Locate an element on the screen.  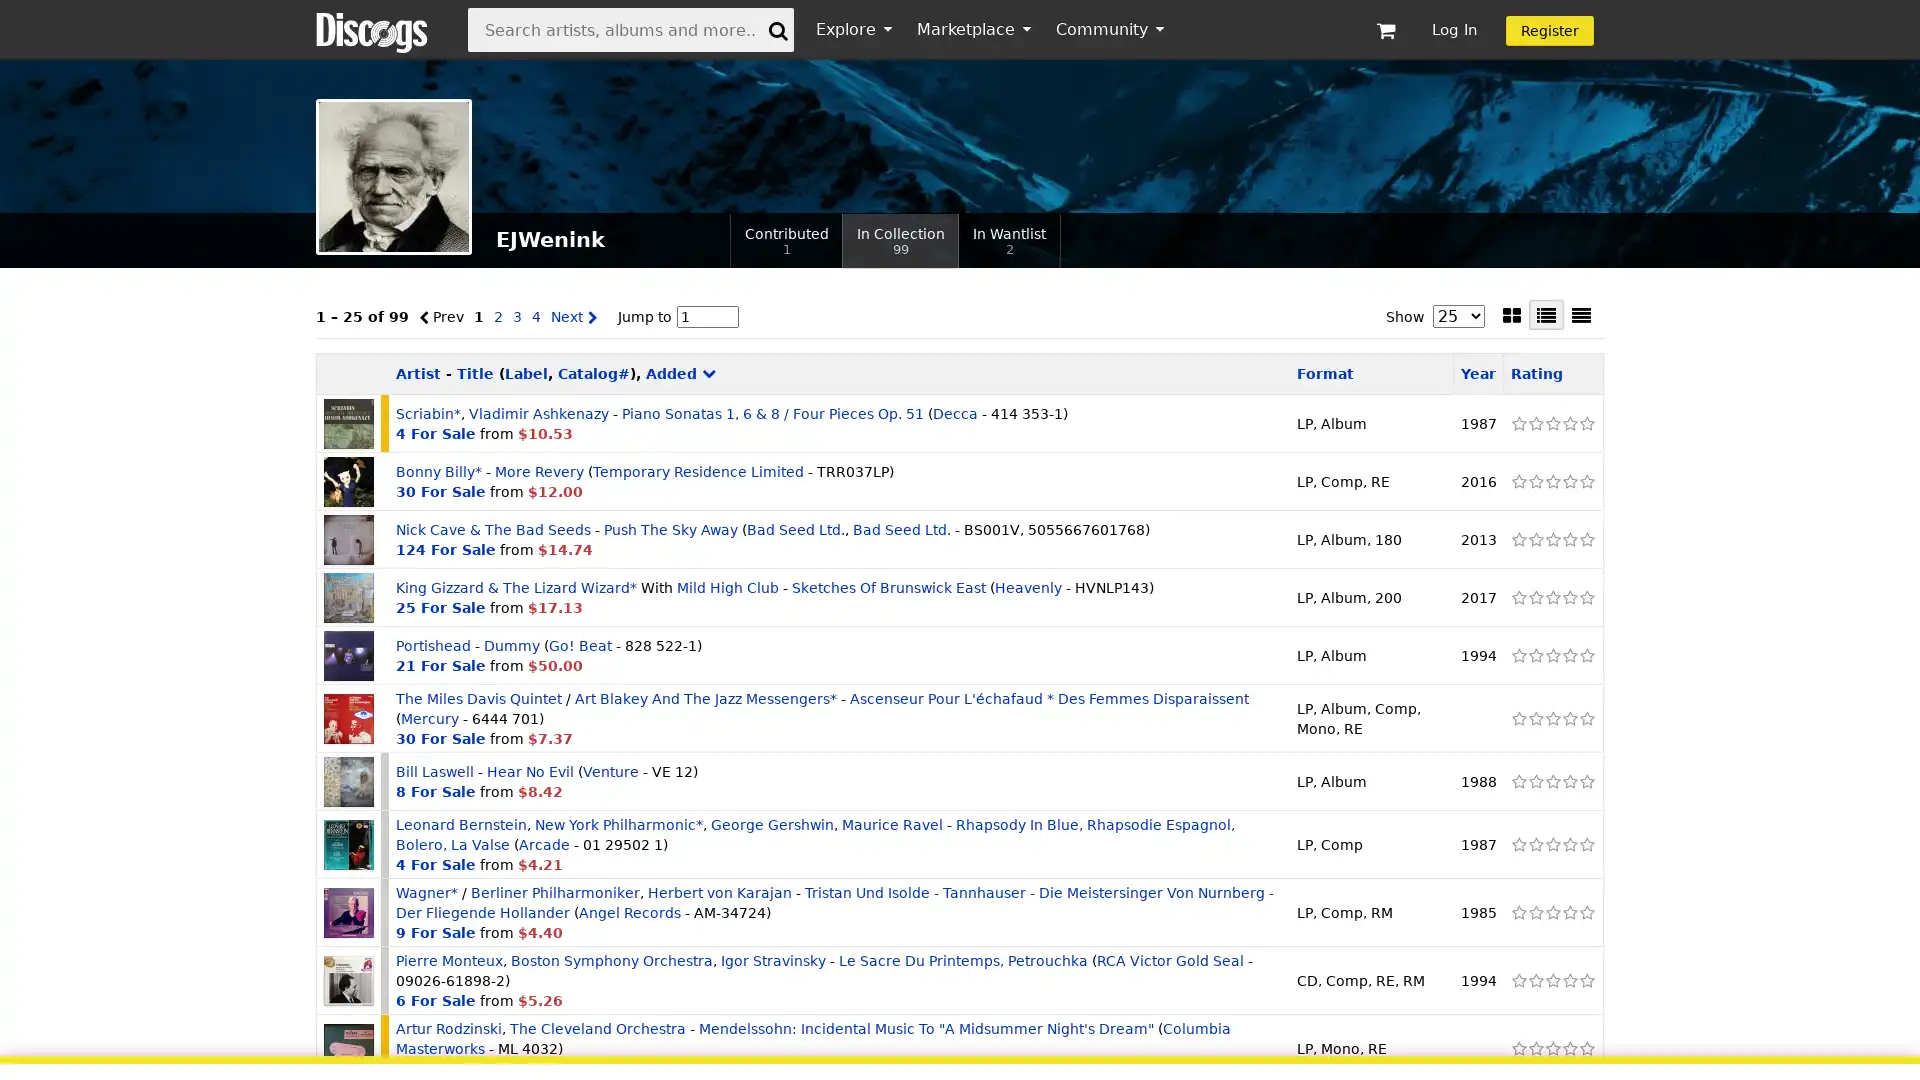
Rate this release 1 star. is located at coordinates (1518, 913).